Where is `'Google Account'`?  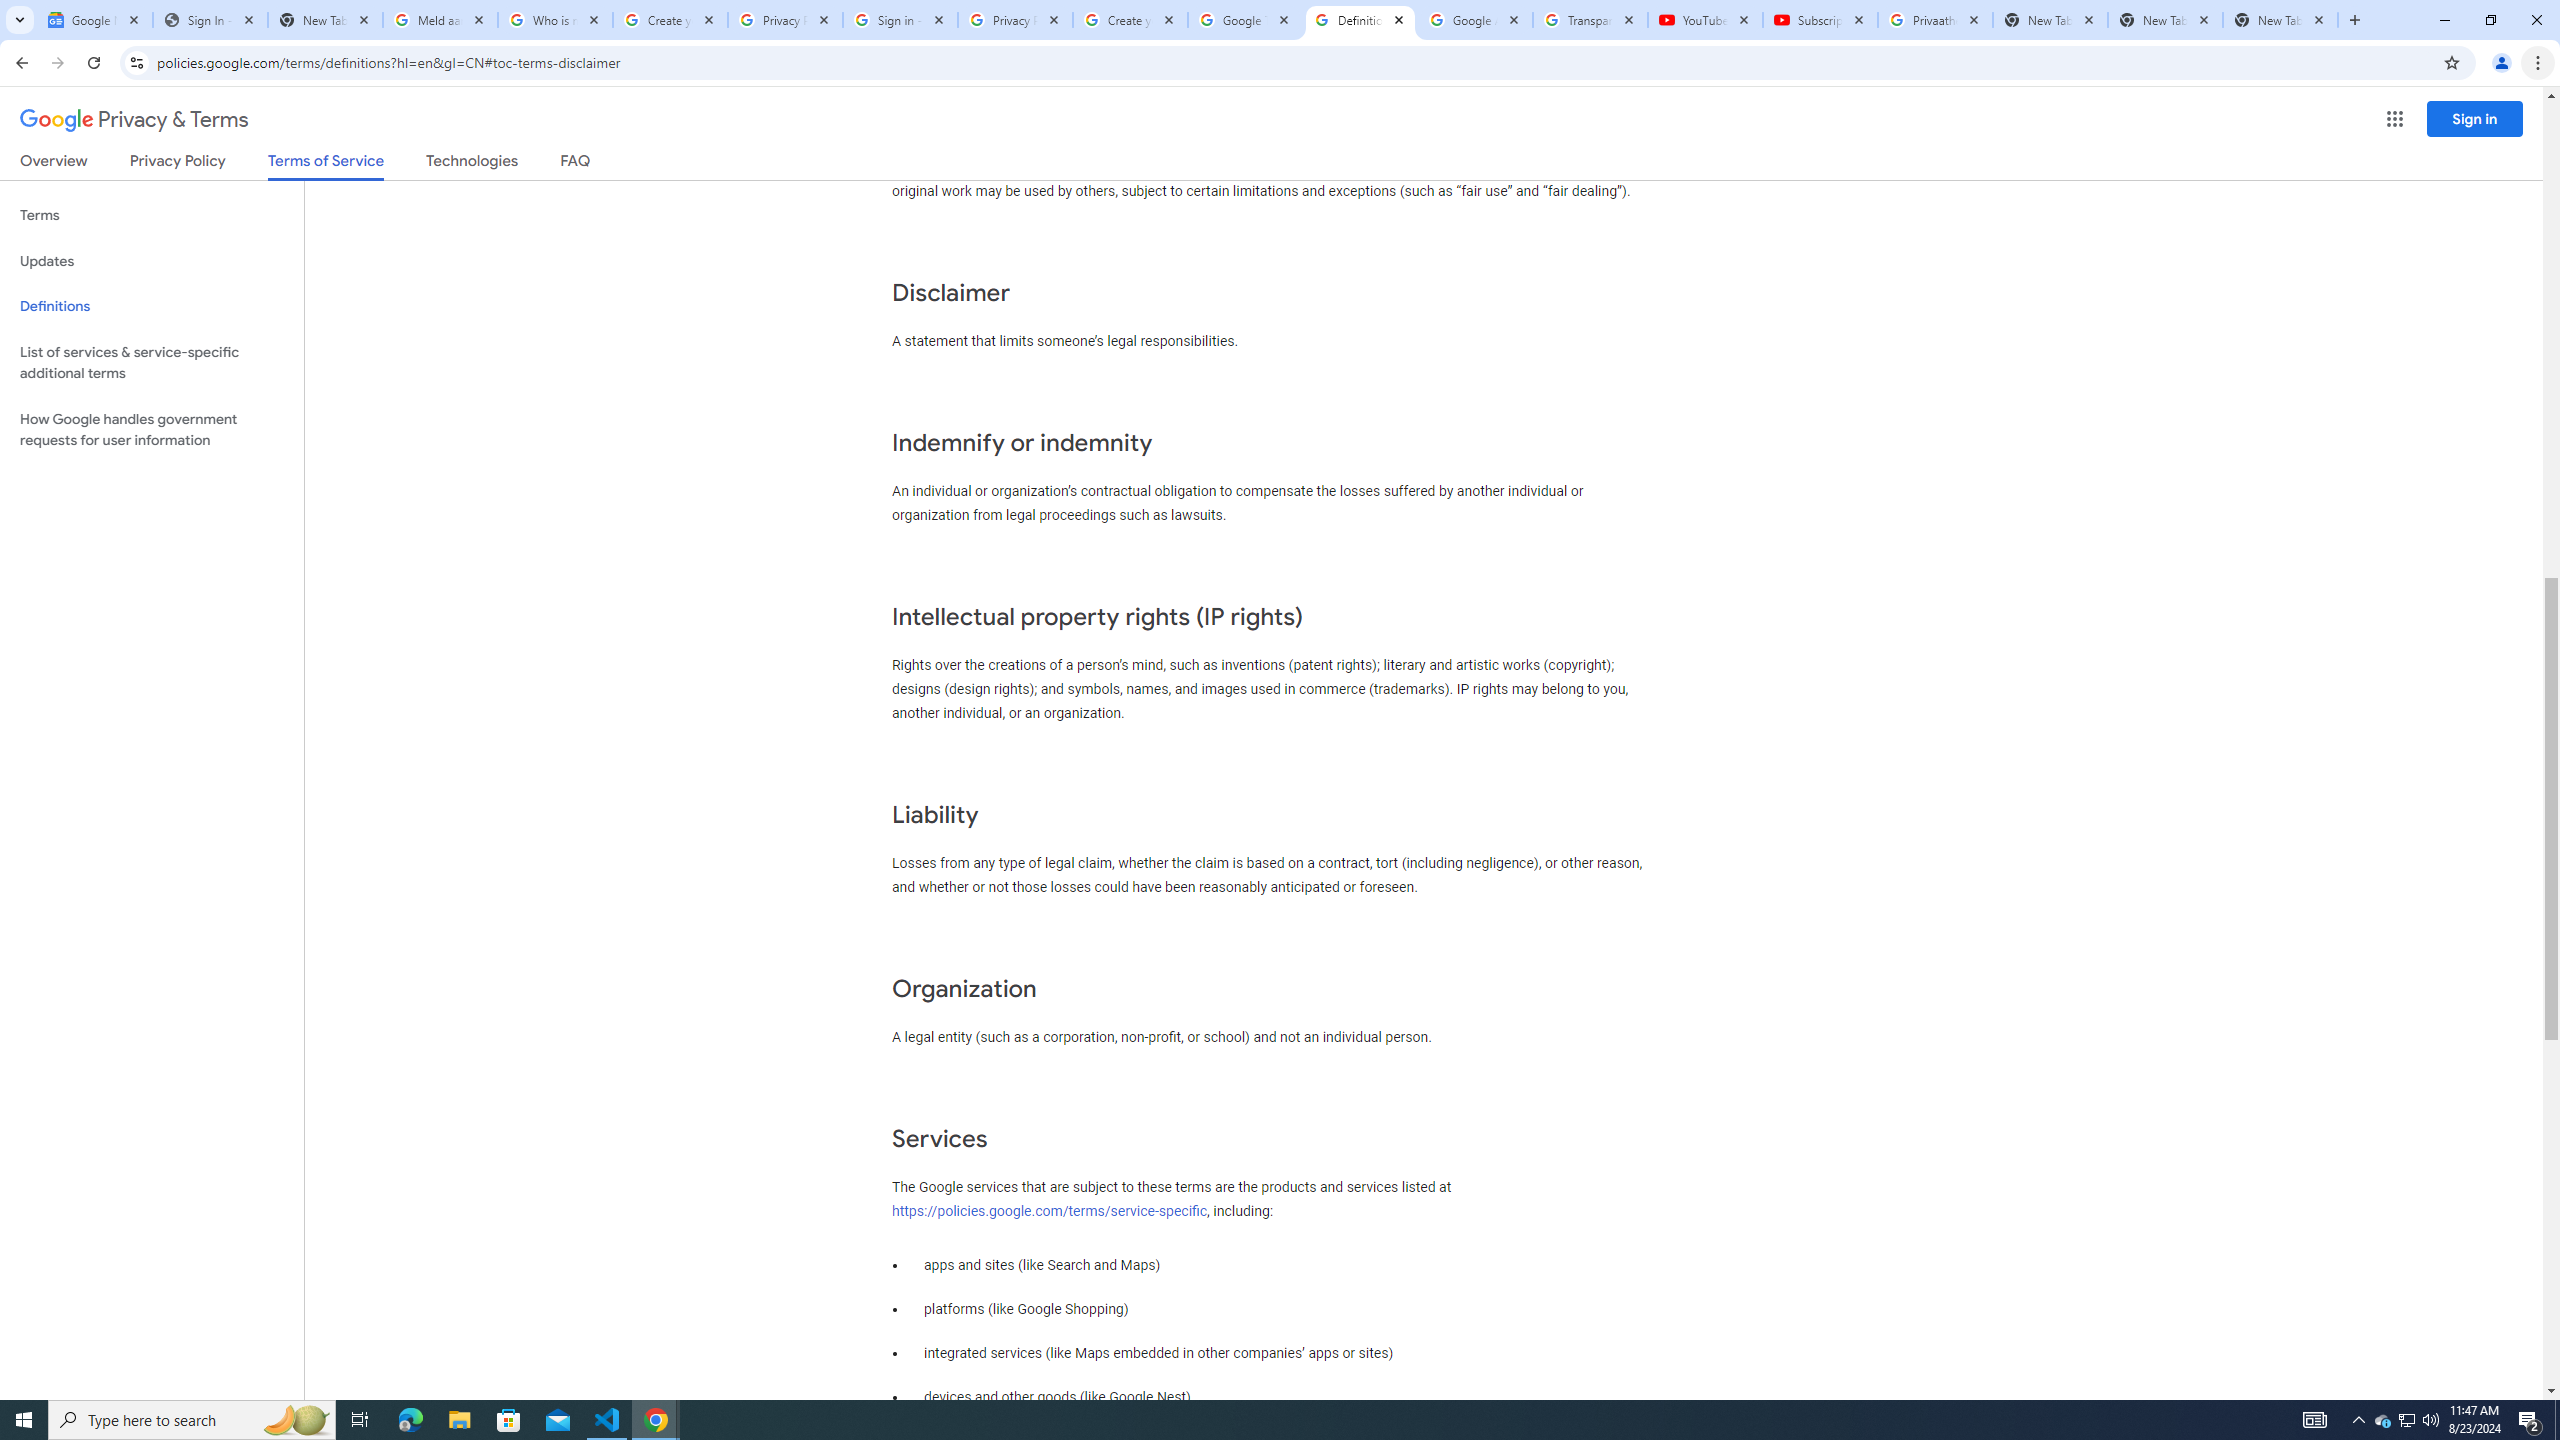 'Google Account' is located at coordinates (1473, 19).